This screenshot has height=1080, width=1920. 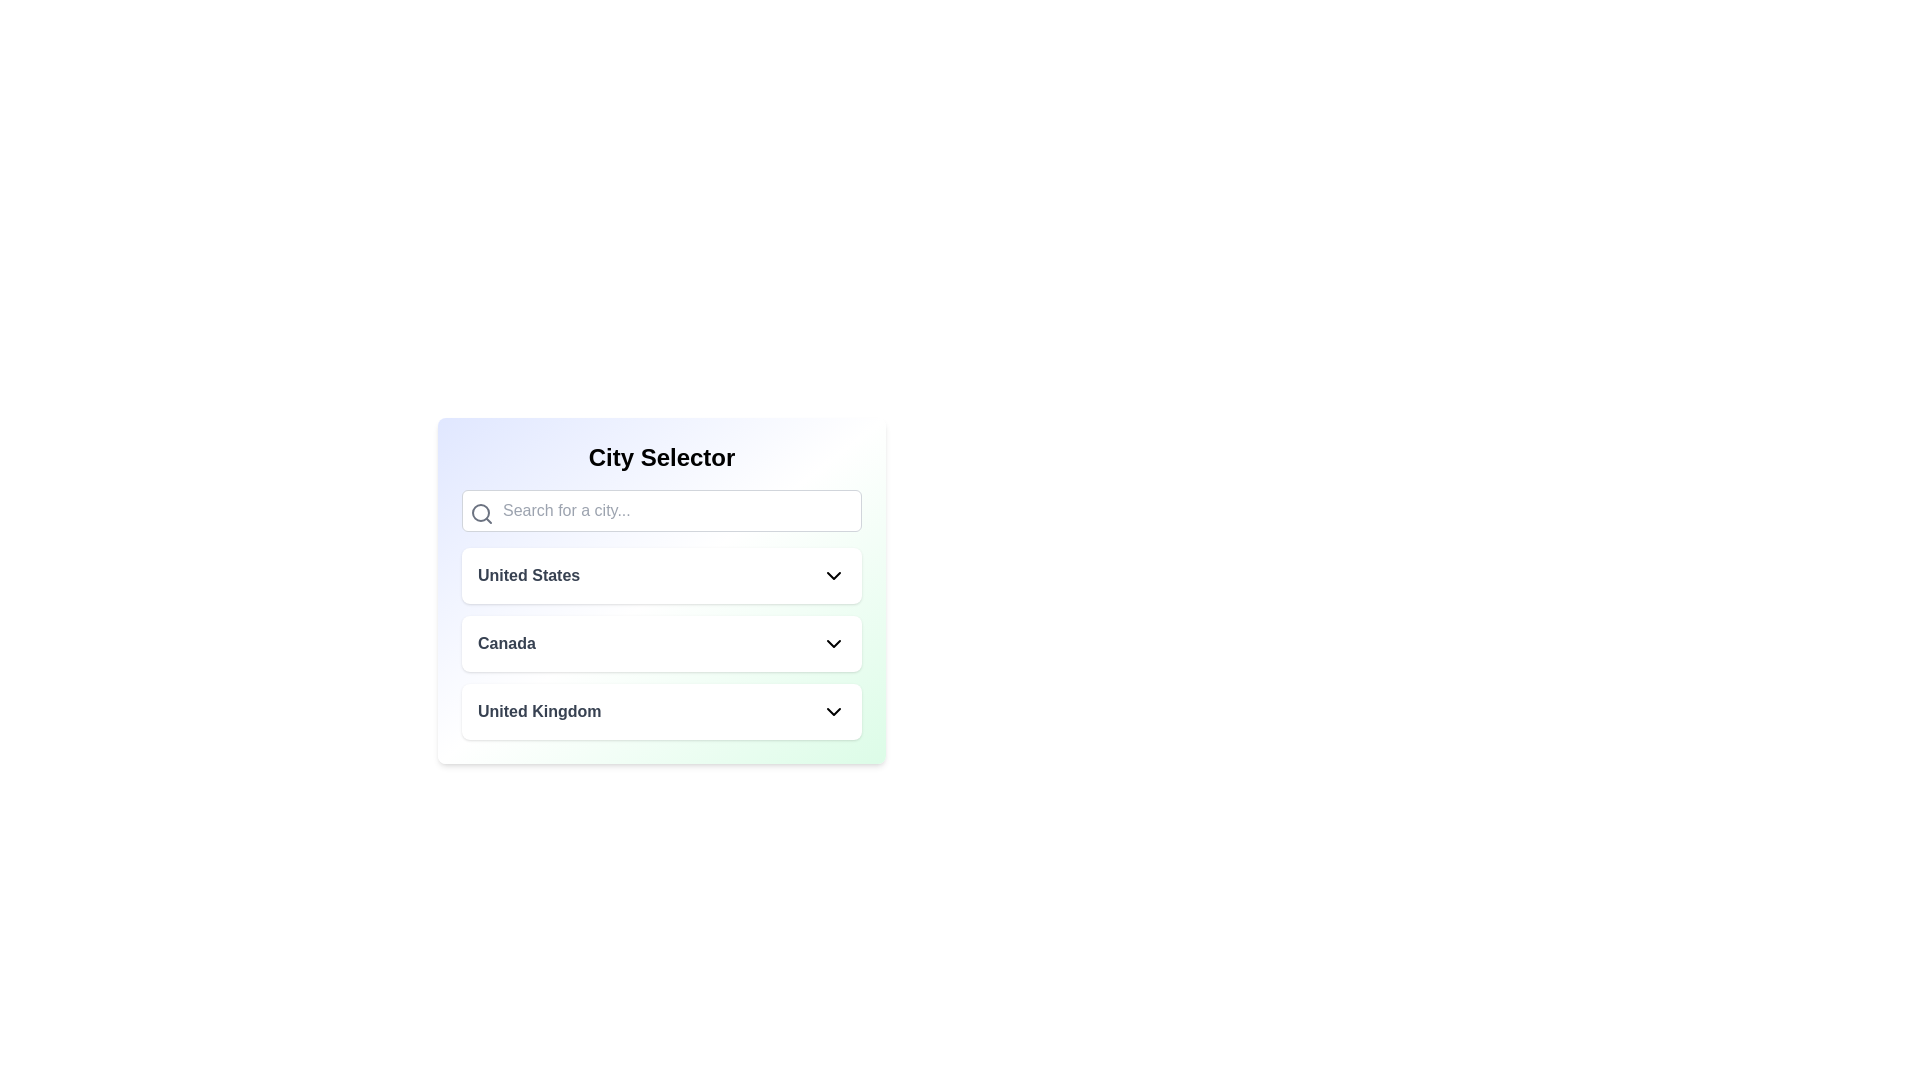 I want to click on the chevron icon indicating the dropdown feature for the 'United Kingdom' list item, so click(x=834, y=711).